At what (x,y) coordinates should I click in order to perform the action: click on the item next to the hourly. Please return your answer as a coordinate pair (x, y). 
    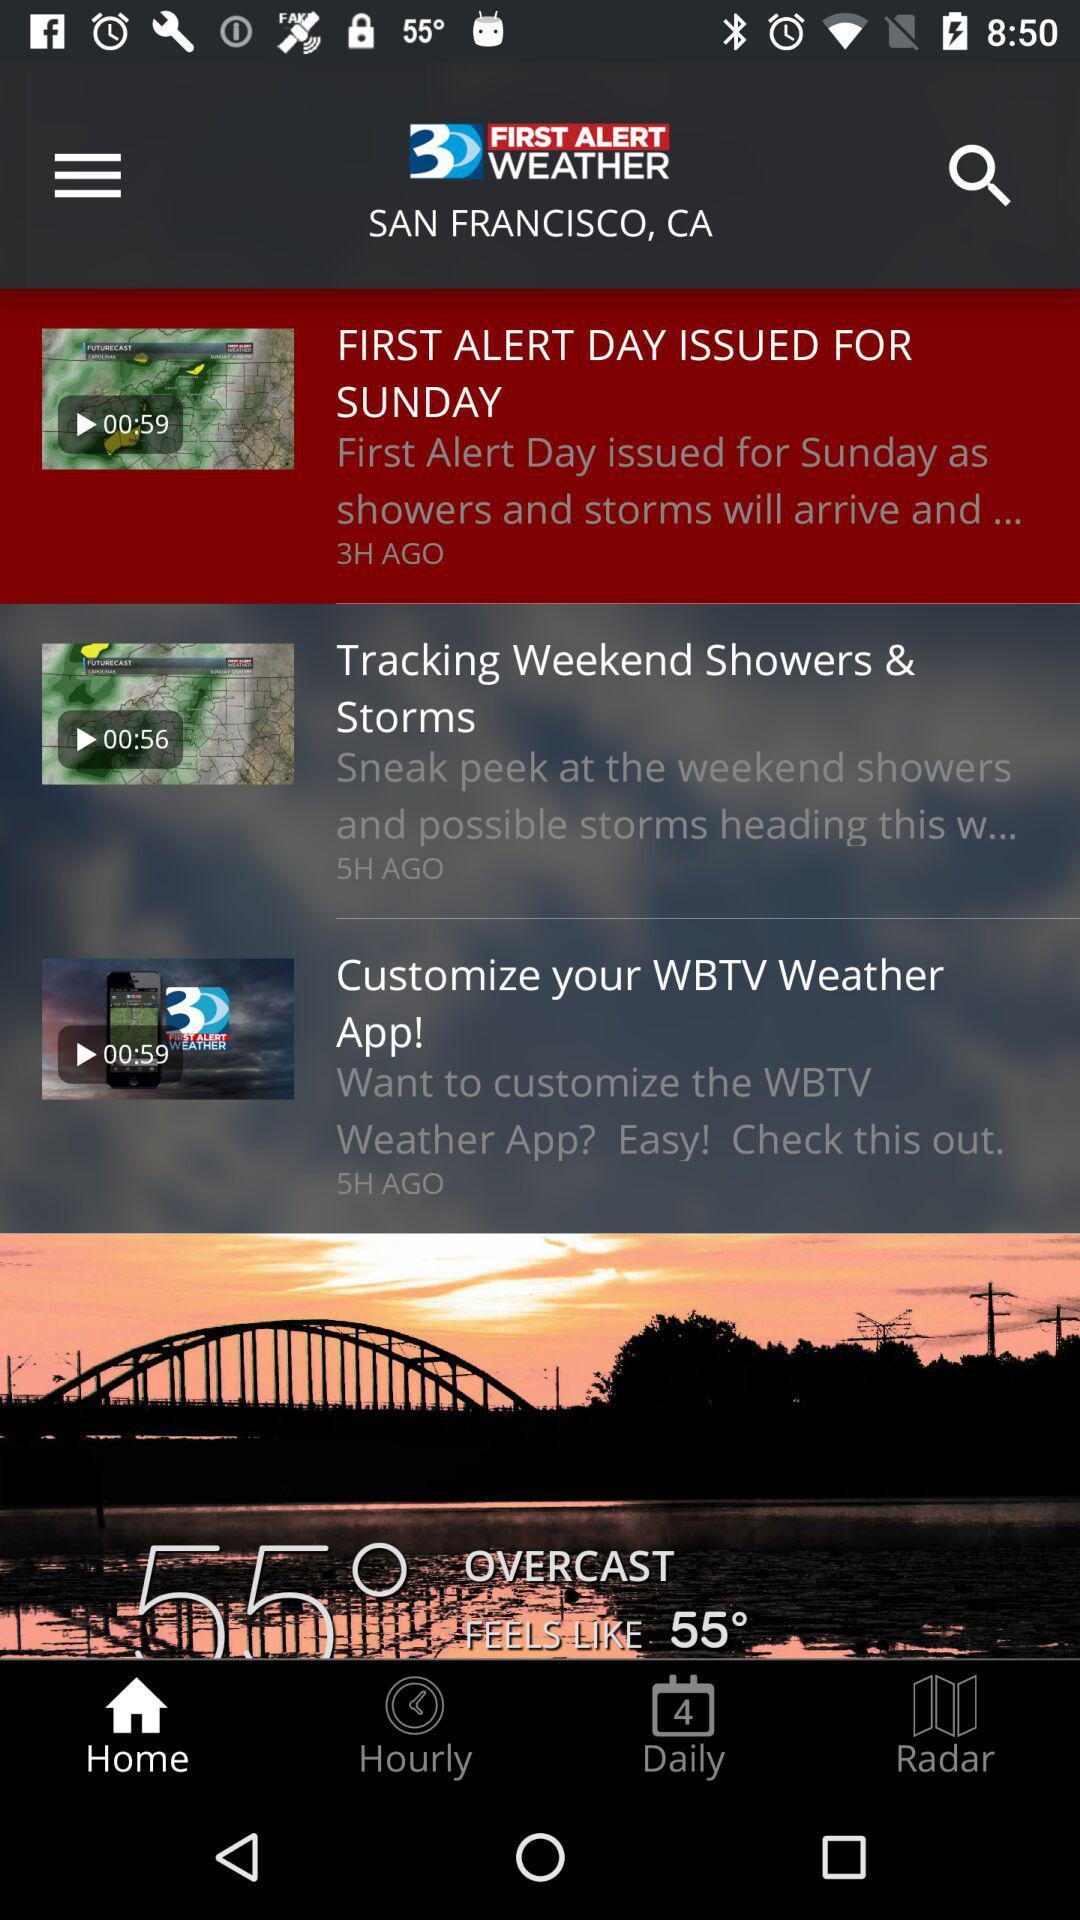
    Looking at the image, I should click on (682, 1726).